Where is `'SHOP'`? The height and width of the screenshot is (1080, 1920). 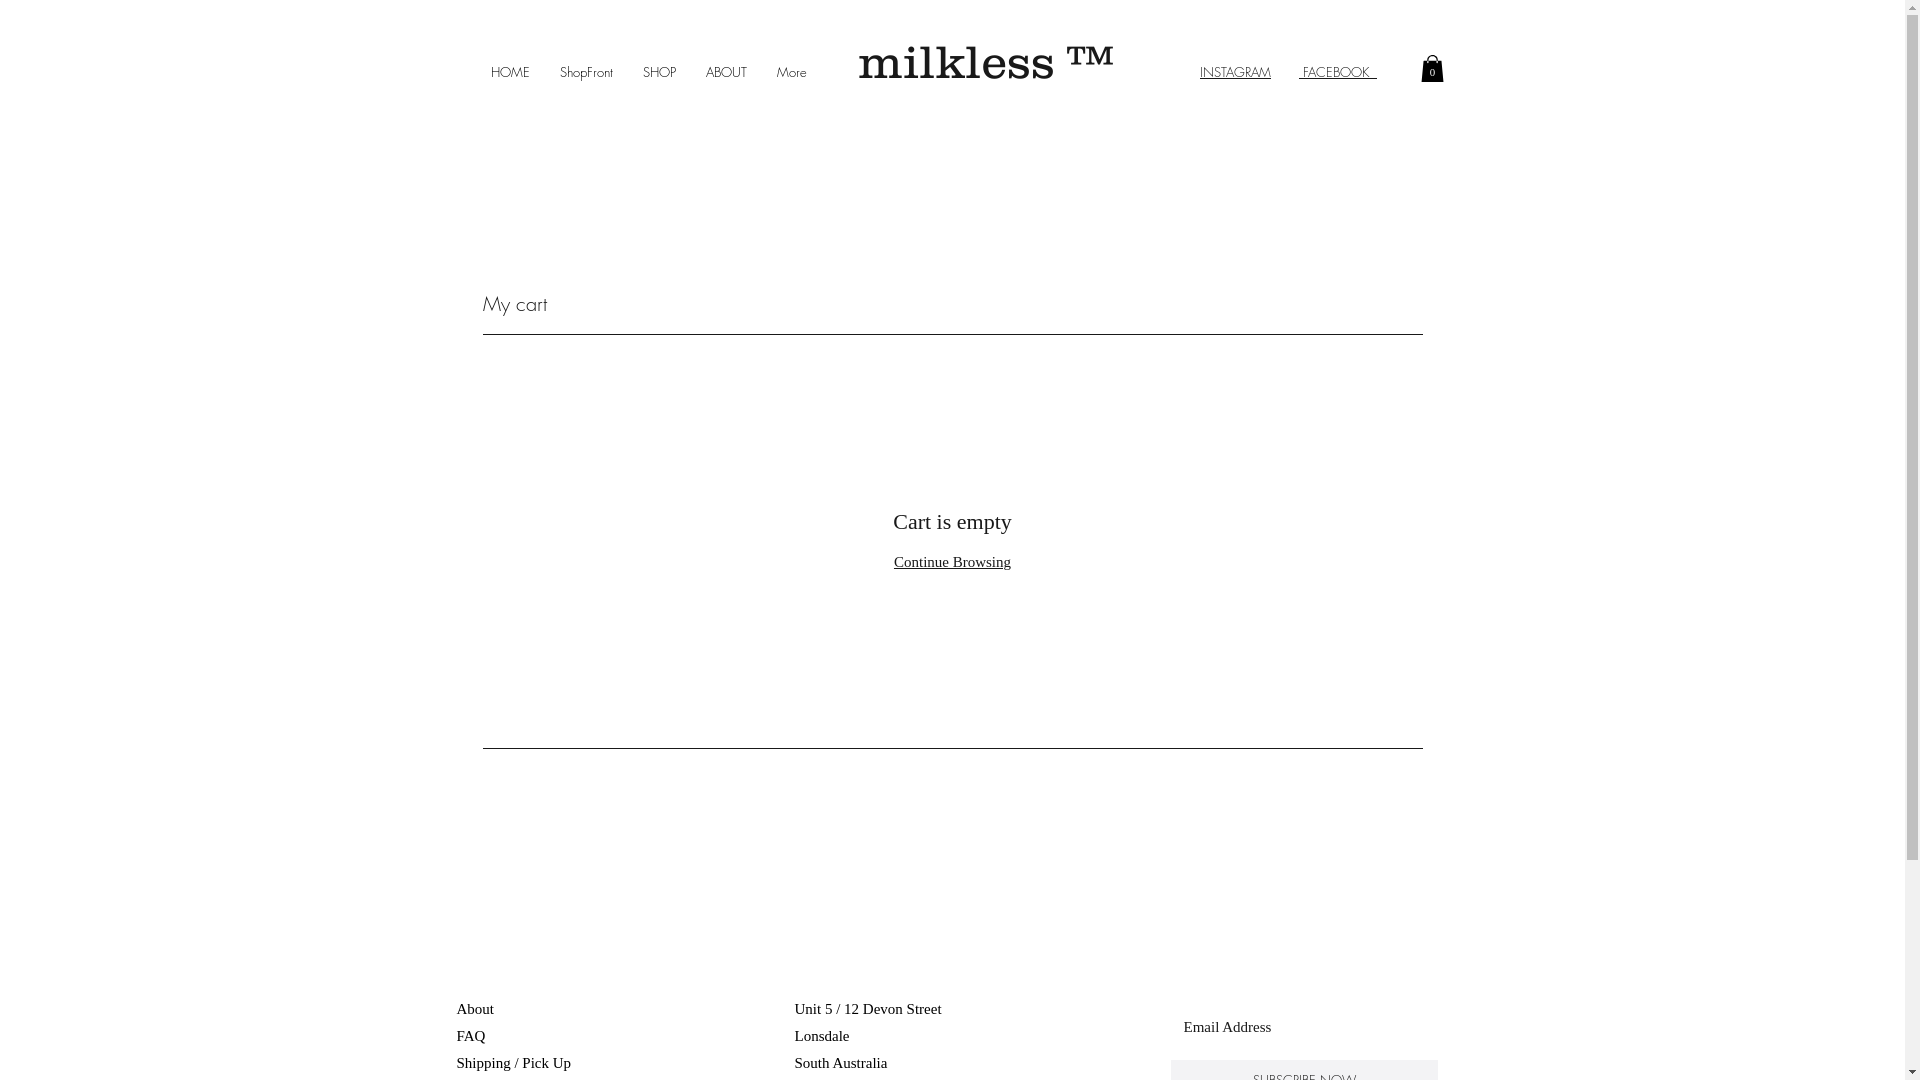
'SHOP' is located at coordinates (659, 71).